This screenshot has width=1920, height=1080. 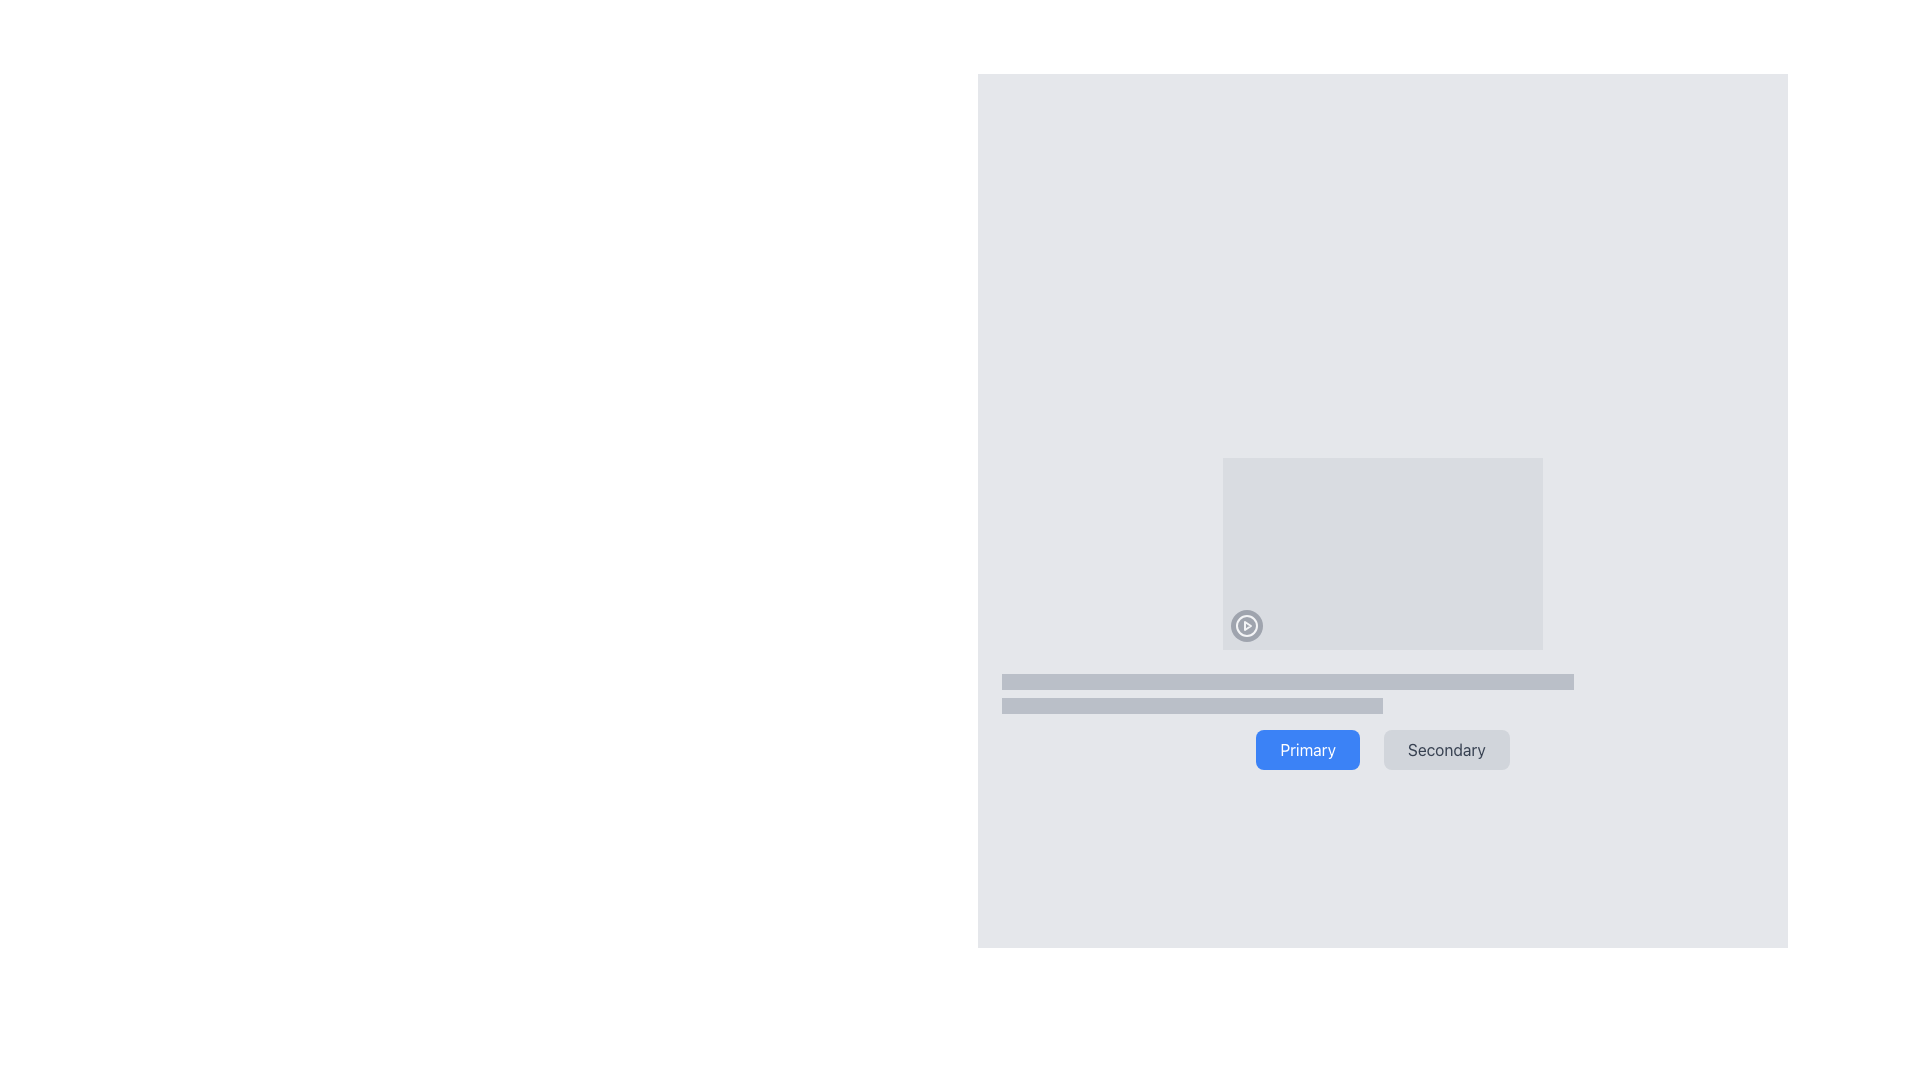 I want to click on the Skeleton loader placeholder, which consists of two vertically stacked gray bars with a pulsating animation effect, located above the 'Primary' and 'Secondary' buttons, so click(x=1381, y=693).